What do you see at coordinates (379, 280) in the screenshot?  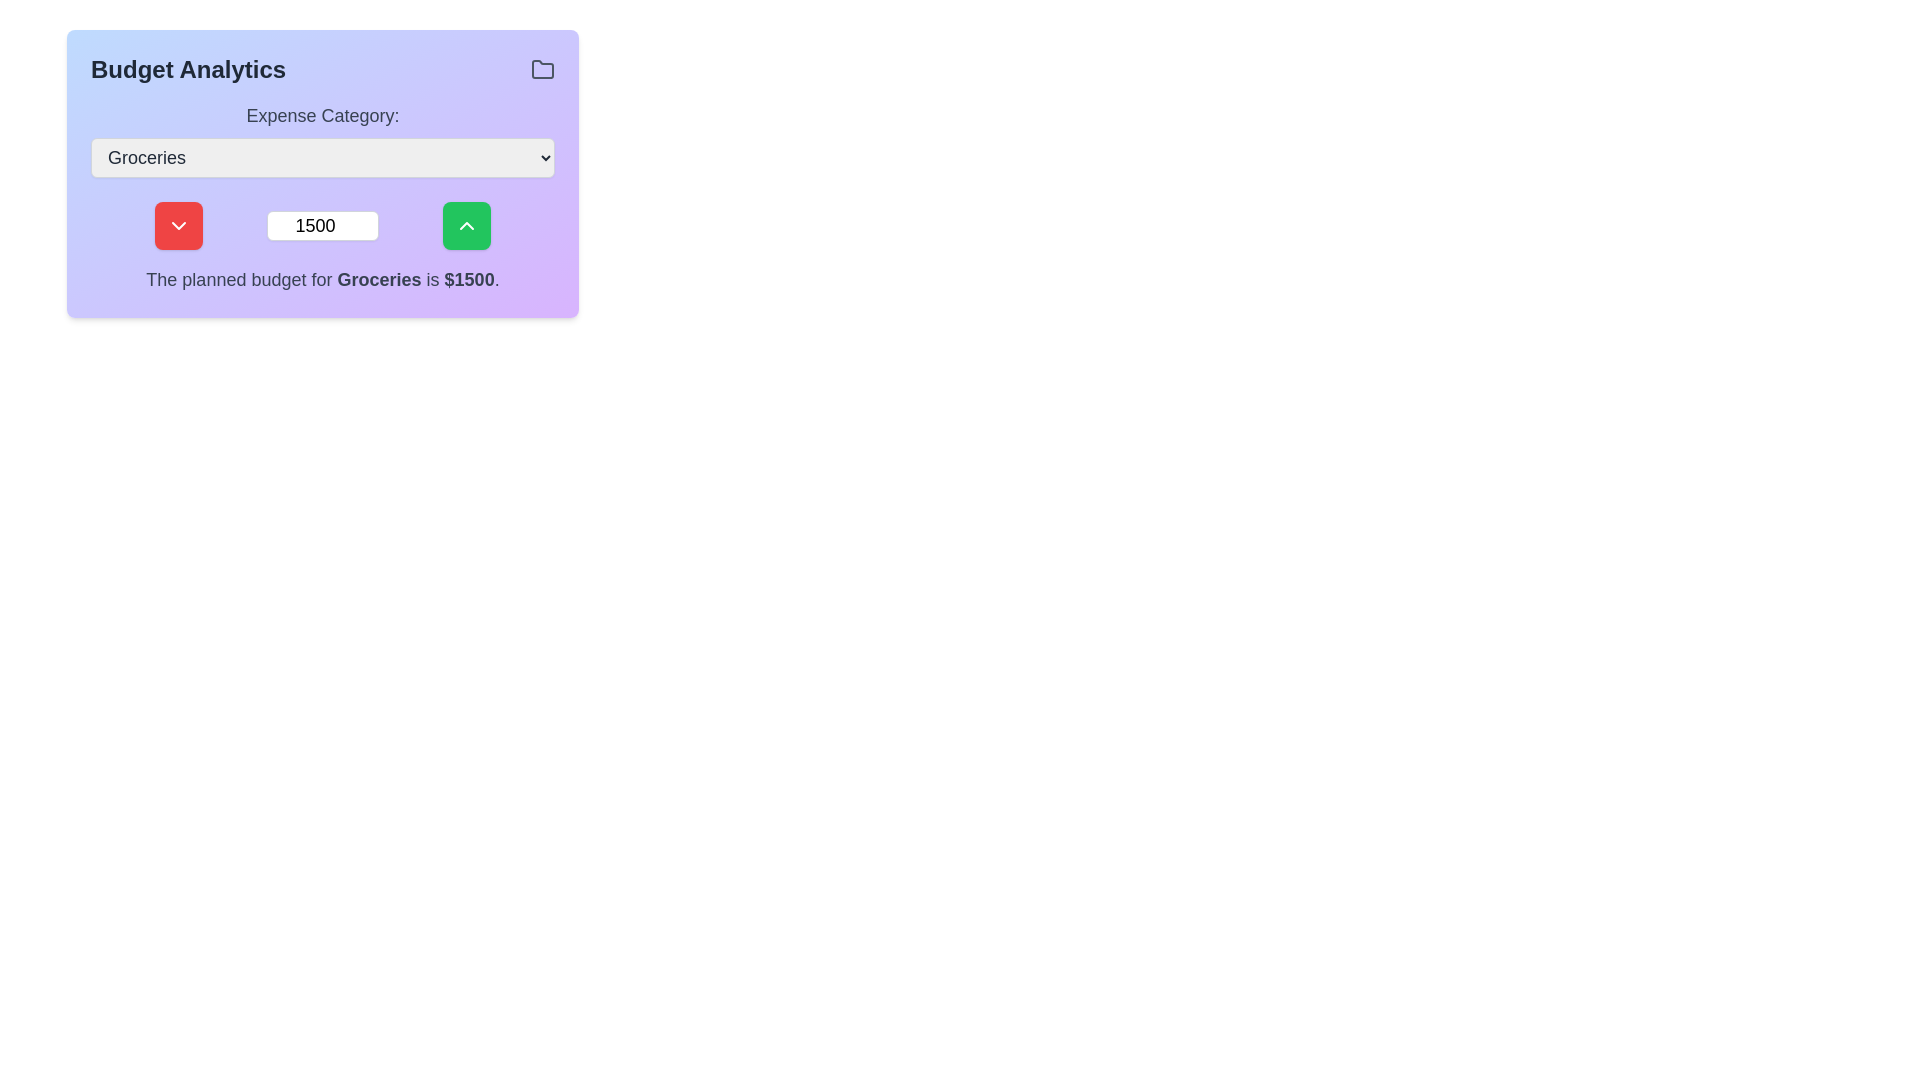 I see `the static text element that describes the category of the budget, specifically the word 'Groceries', located within the sentence 'The planned budget for Groceries is $1500.'` at bounding box center [379, 280].